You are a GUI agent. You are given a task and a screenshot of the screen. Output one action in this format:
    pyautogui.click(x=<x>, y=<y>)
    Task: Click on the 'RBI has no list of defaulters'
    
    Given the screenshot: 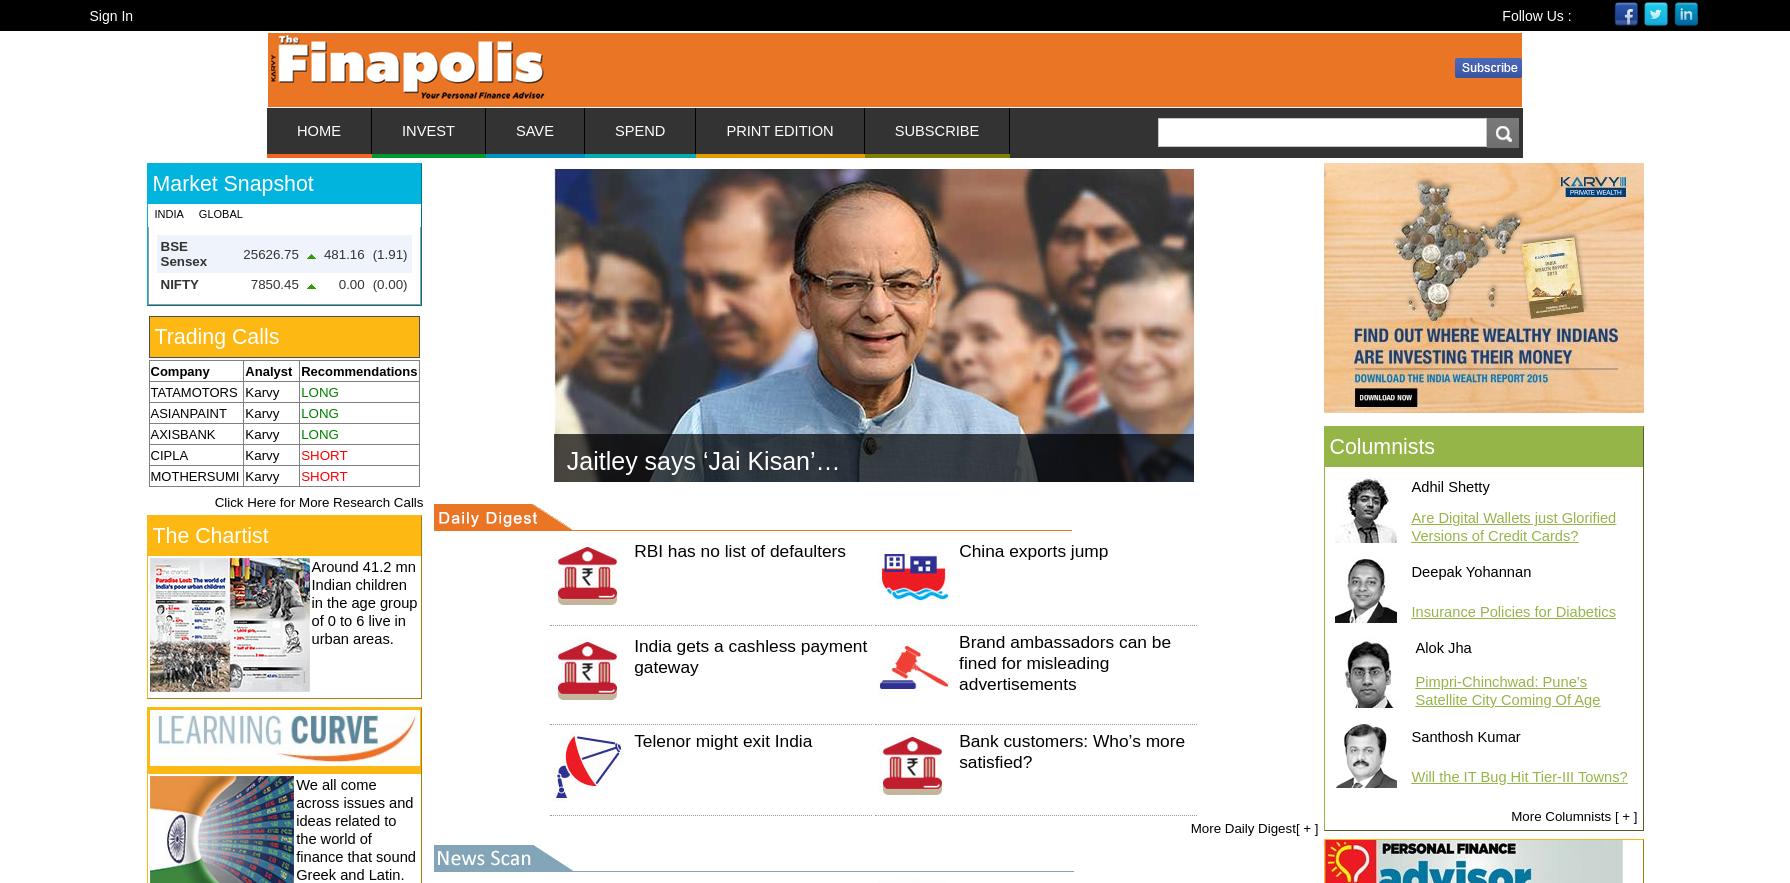 What is the action you would take?
    pyautogui.click(x=738, y=550)
    